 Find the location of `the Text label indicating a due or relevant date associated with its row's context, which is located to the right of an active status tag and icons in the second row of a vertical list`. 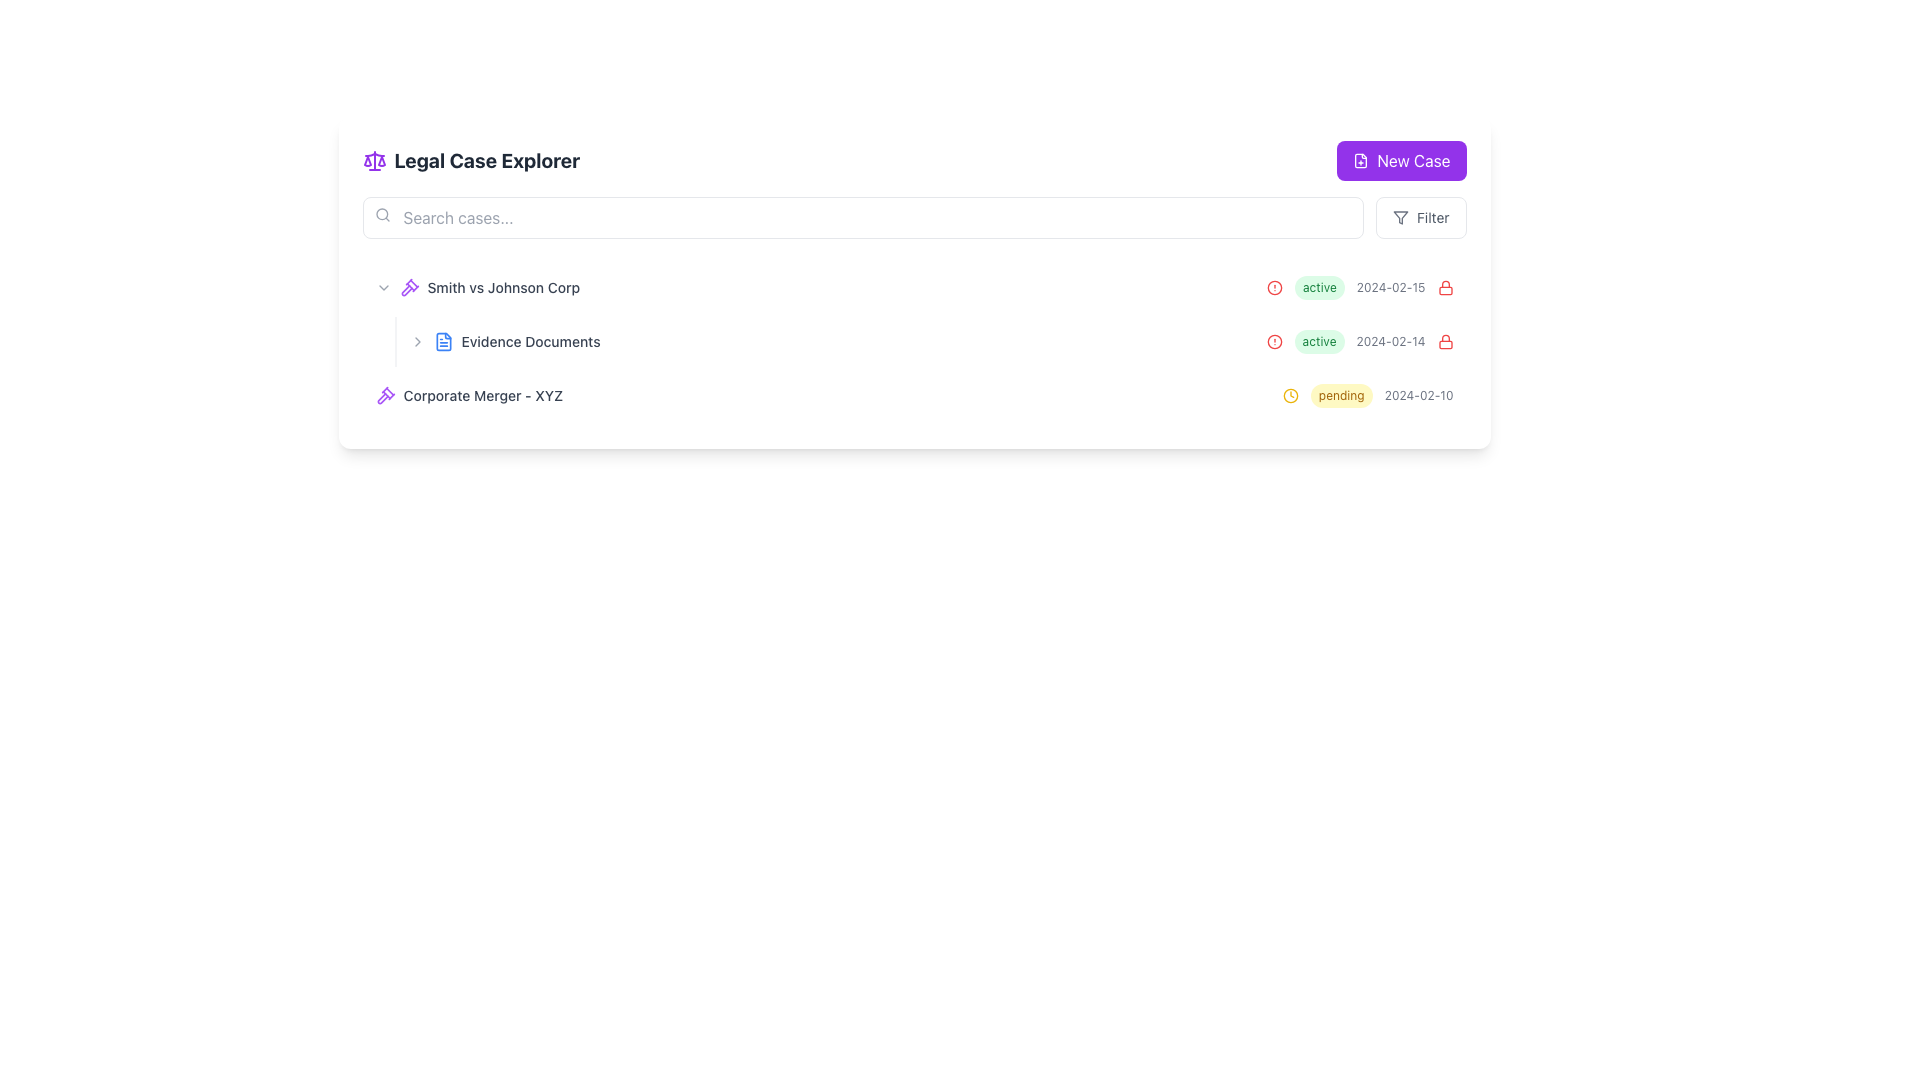

the Text label indicating a due or relevant date associated with its row's context, which is located to the right of an active status tag and icons in the second row of a vertical list is located at coordinates (1390, 341).